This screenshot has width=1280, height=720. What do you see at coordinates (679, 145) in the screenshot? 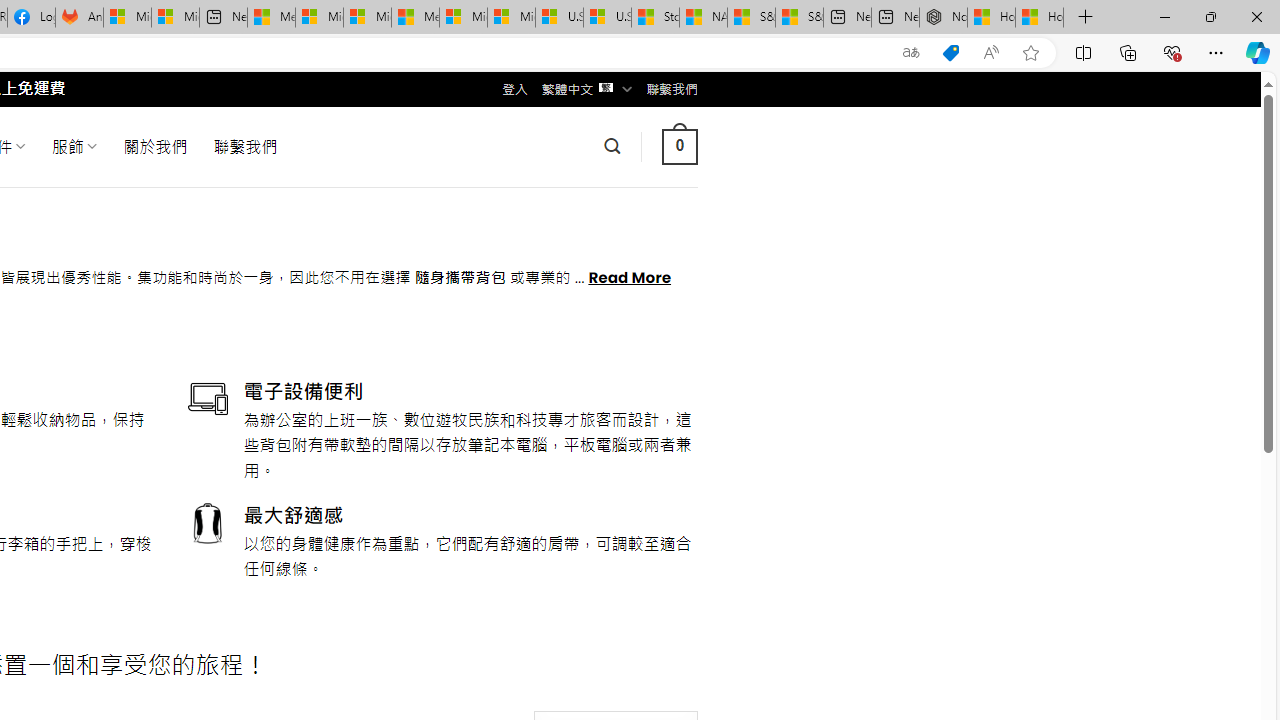
I see `'  0  '` at bounding box center [679, 145].